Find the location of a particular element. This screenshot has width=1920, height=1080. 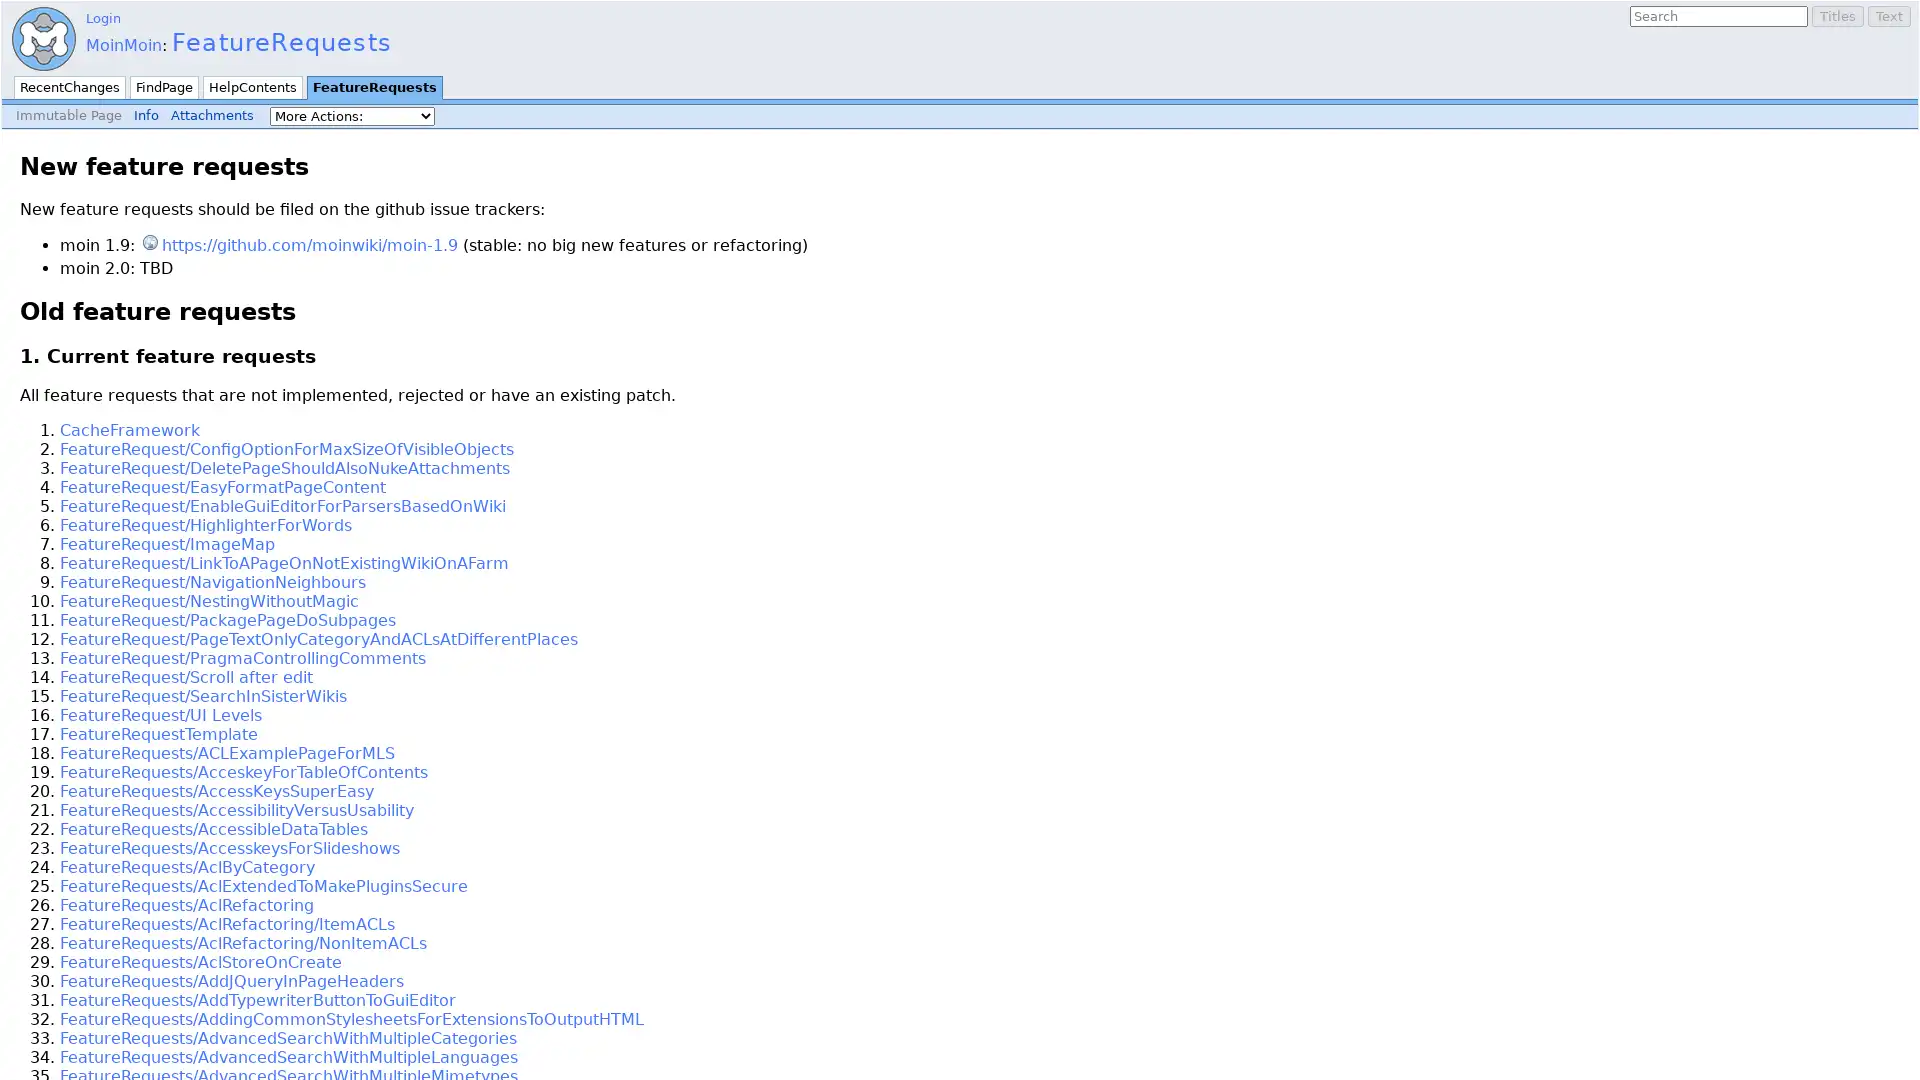

Titles is located at coordinates (1838, 16).